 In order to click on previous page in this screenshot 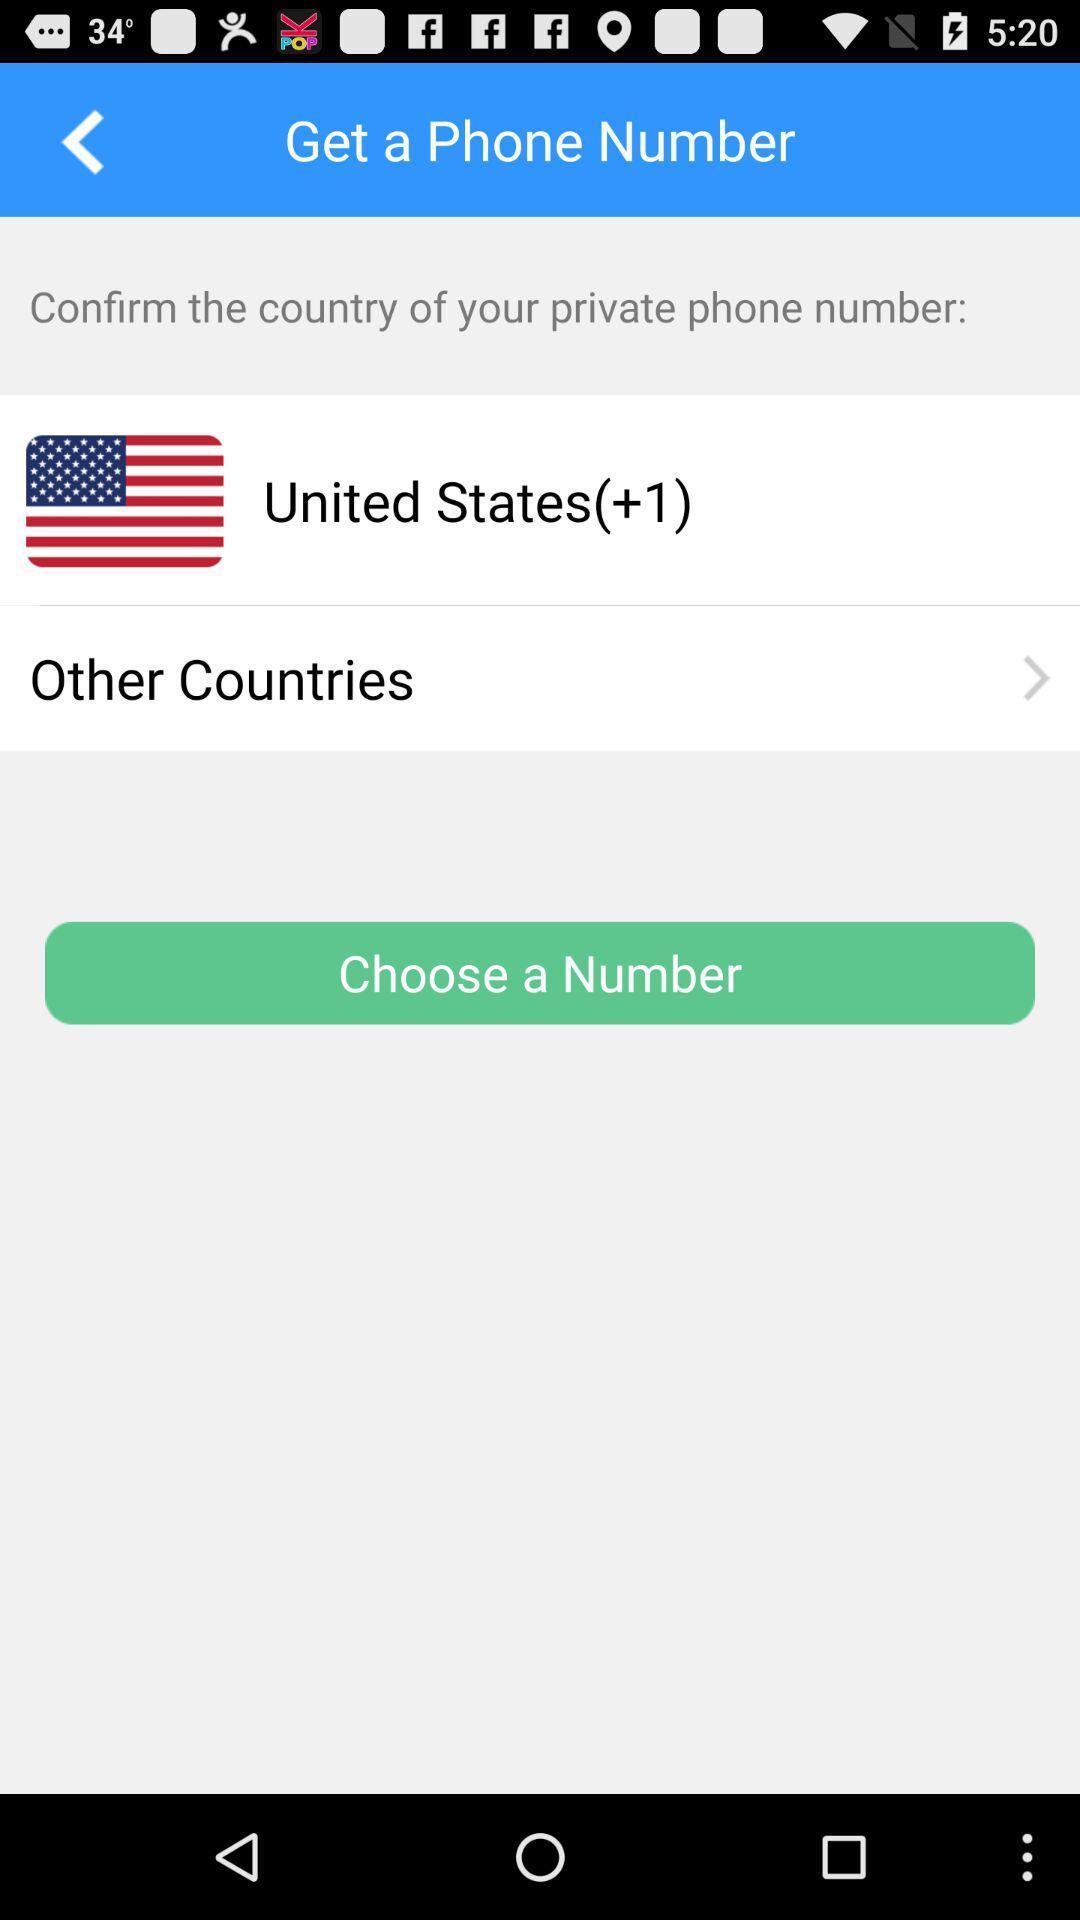, I will do `click(75, 138)`.